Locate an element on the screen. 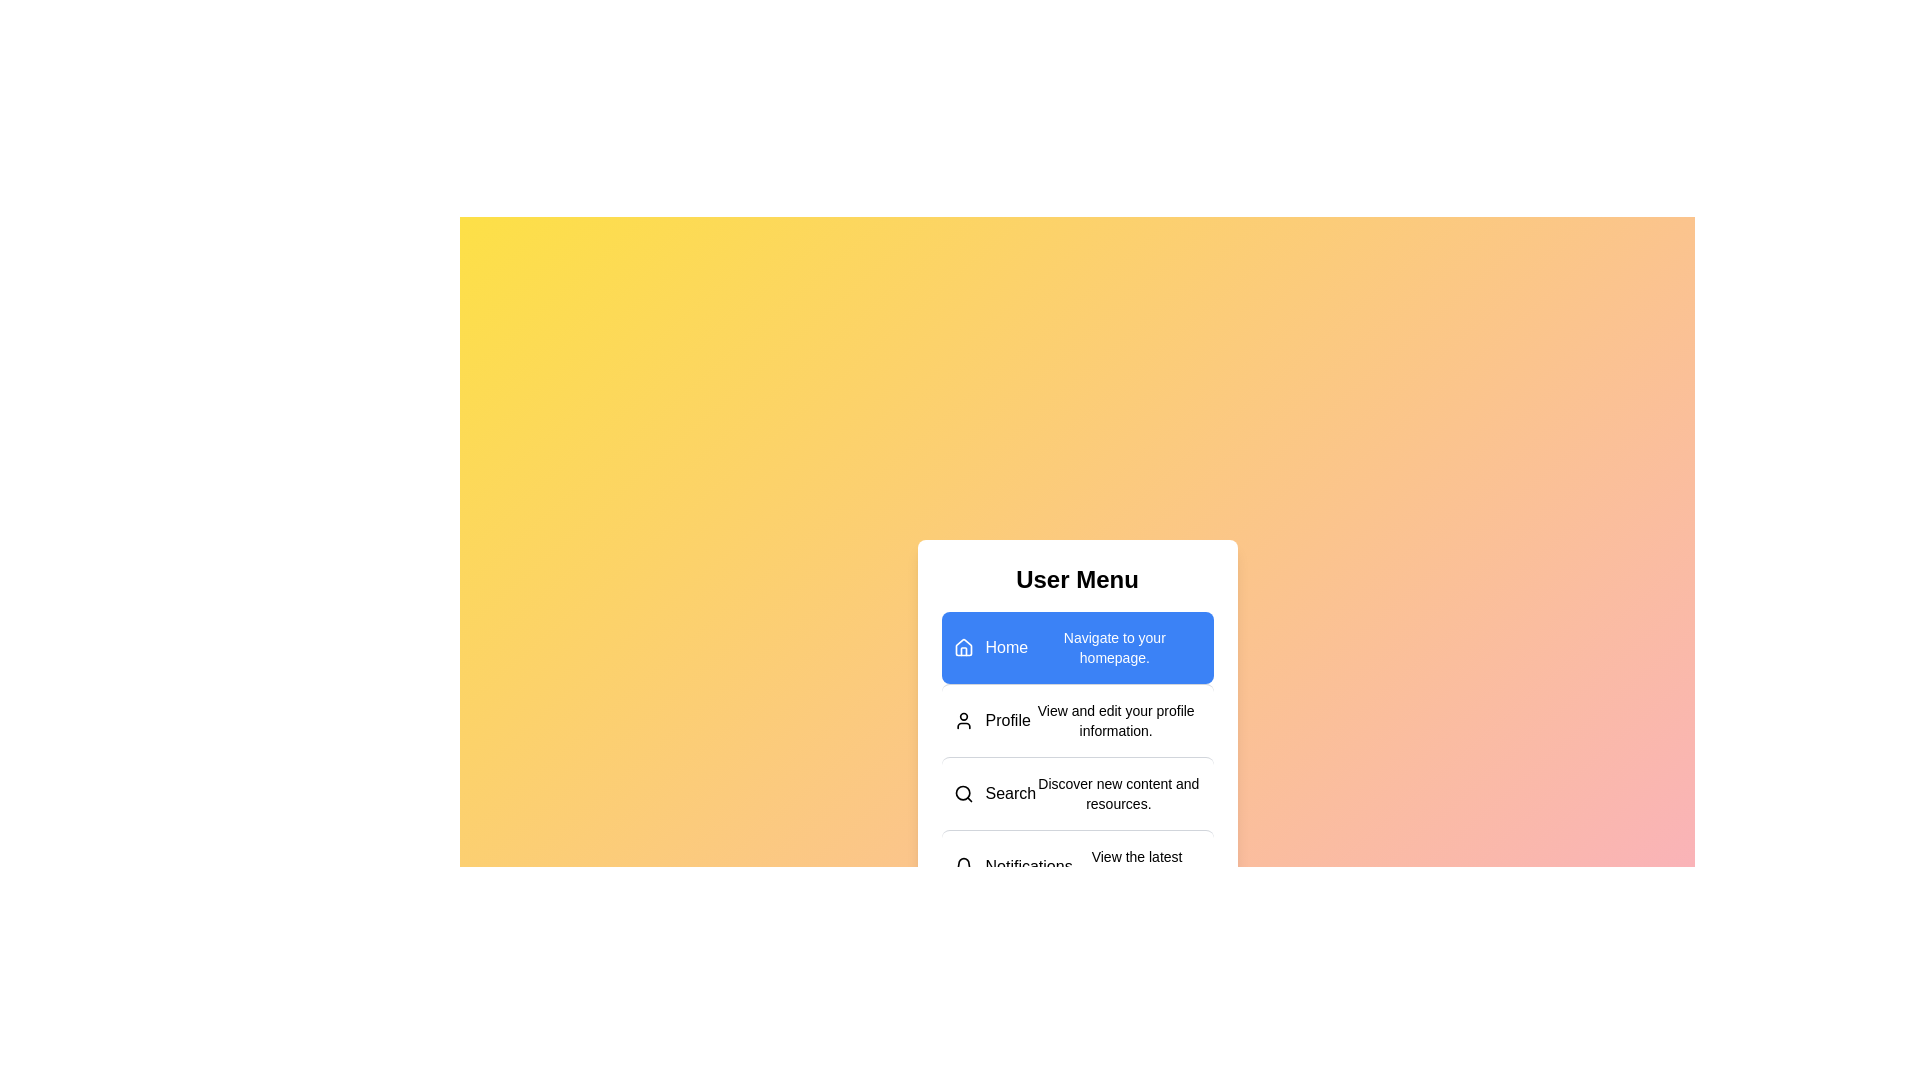 The width and height of the screenshot is (1920, 1080). the menu item labeled Search to change the selected option is located at coordinates (1076, 792).